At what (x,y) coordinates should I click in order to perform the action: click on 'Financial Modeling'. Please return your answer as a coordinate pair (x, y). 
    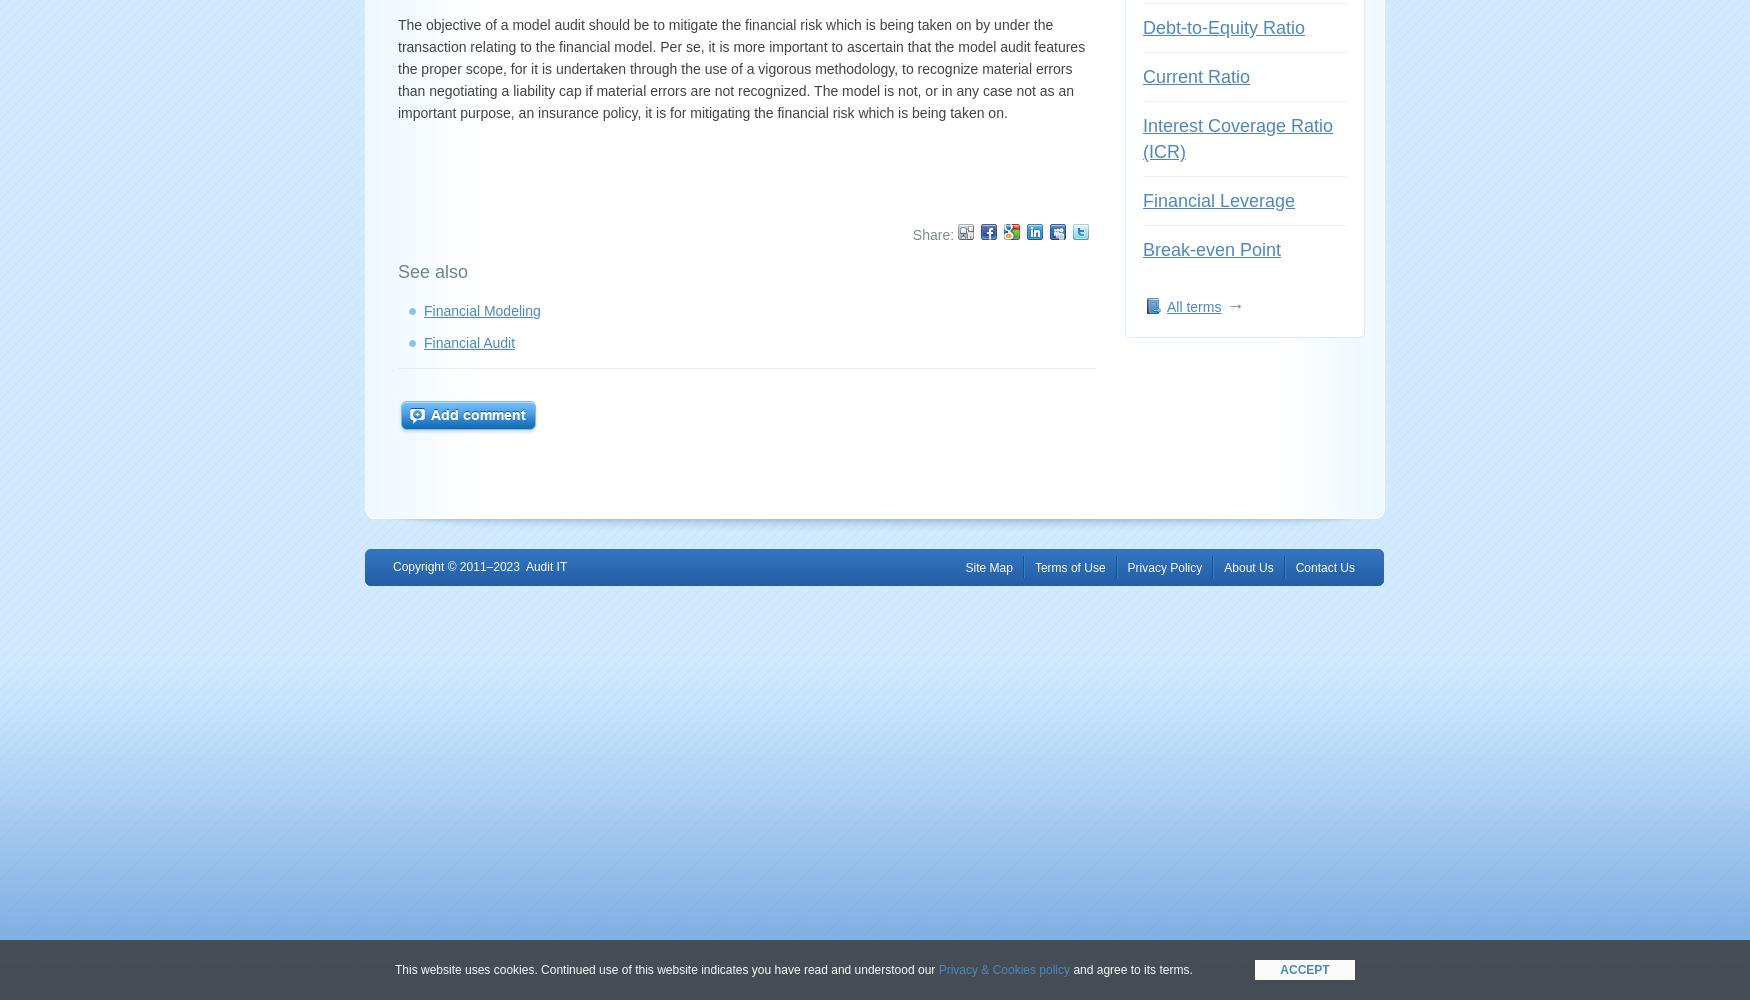
    Looking at the image, I should click on (481, 311).